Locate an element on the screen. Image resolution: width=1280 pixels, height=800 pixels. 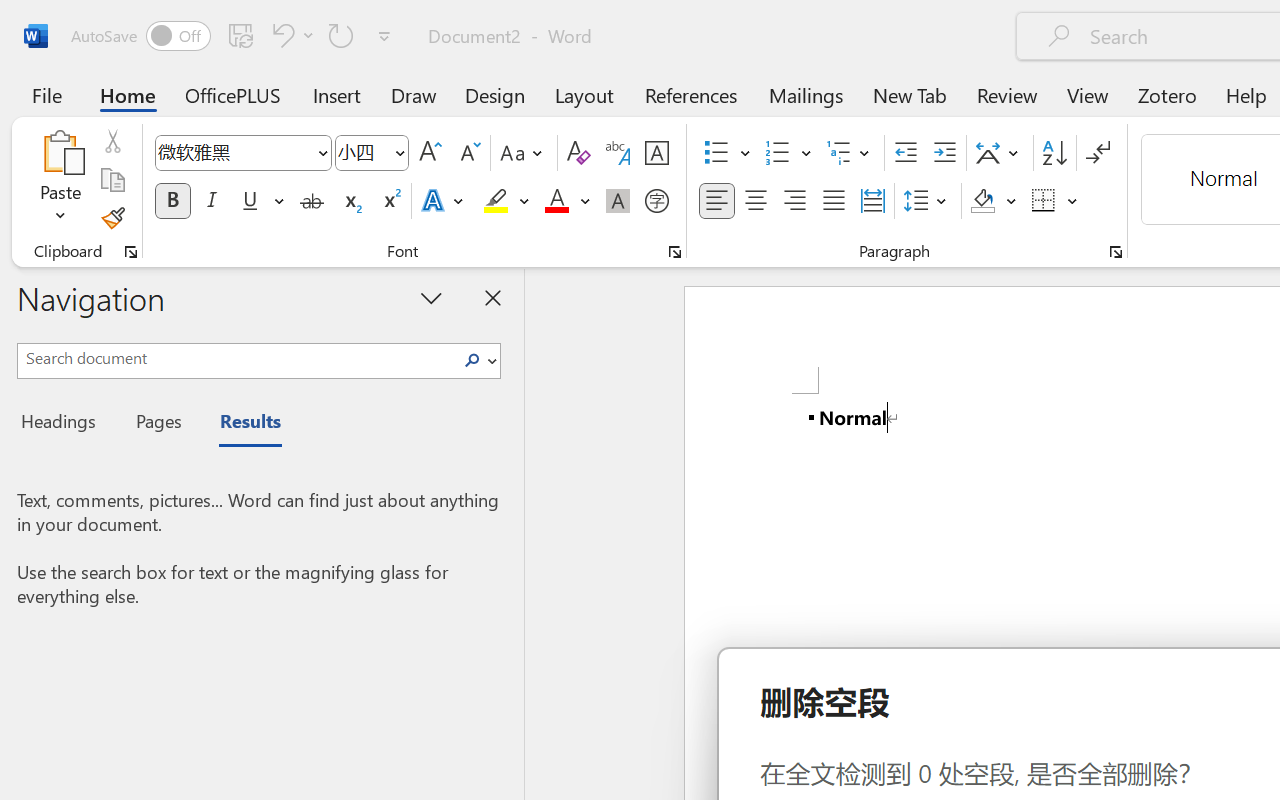
'Layout' is located at coordinates (583, 94).